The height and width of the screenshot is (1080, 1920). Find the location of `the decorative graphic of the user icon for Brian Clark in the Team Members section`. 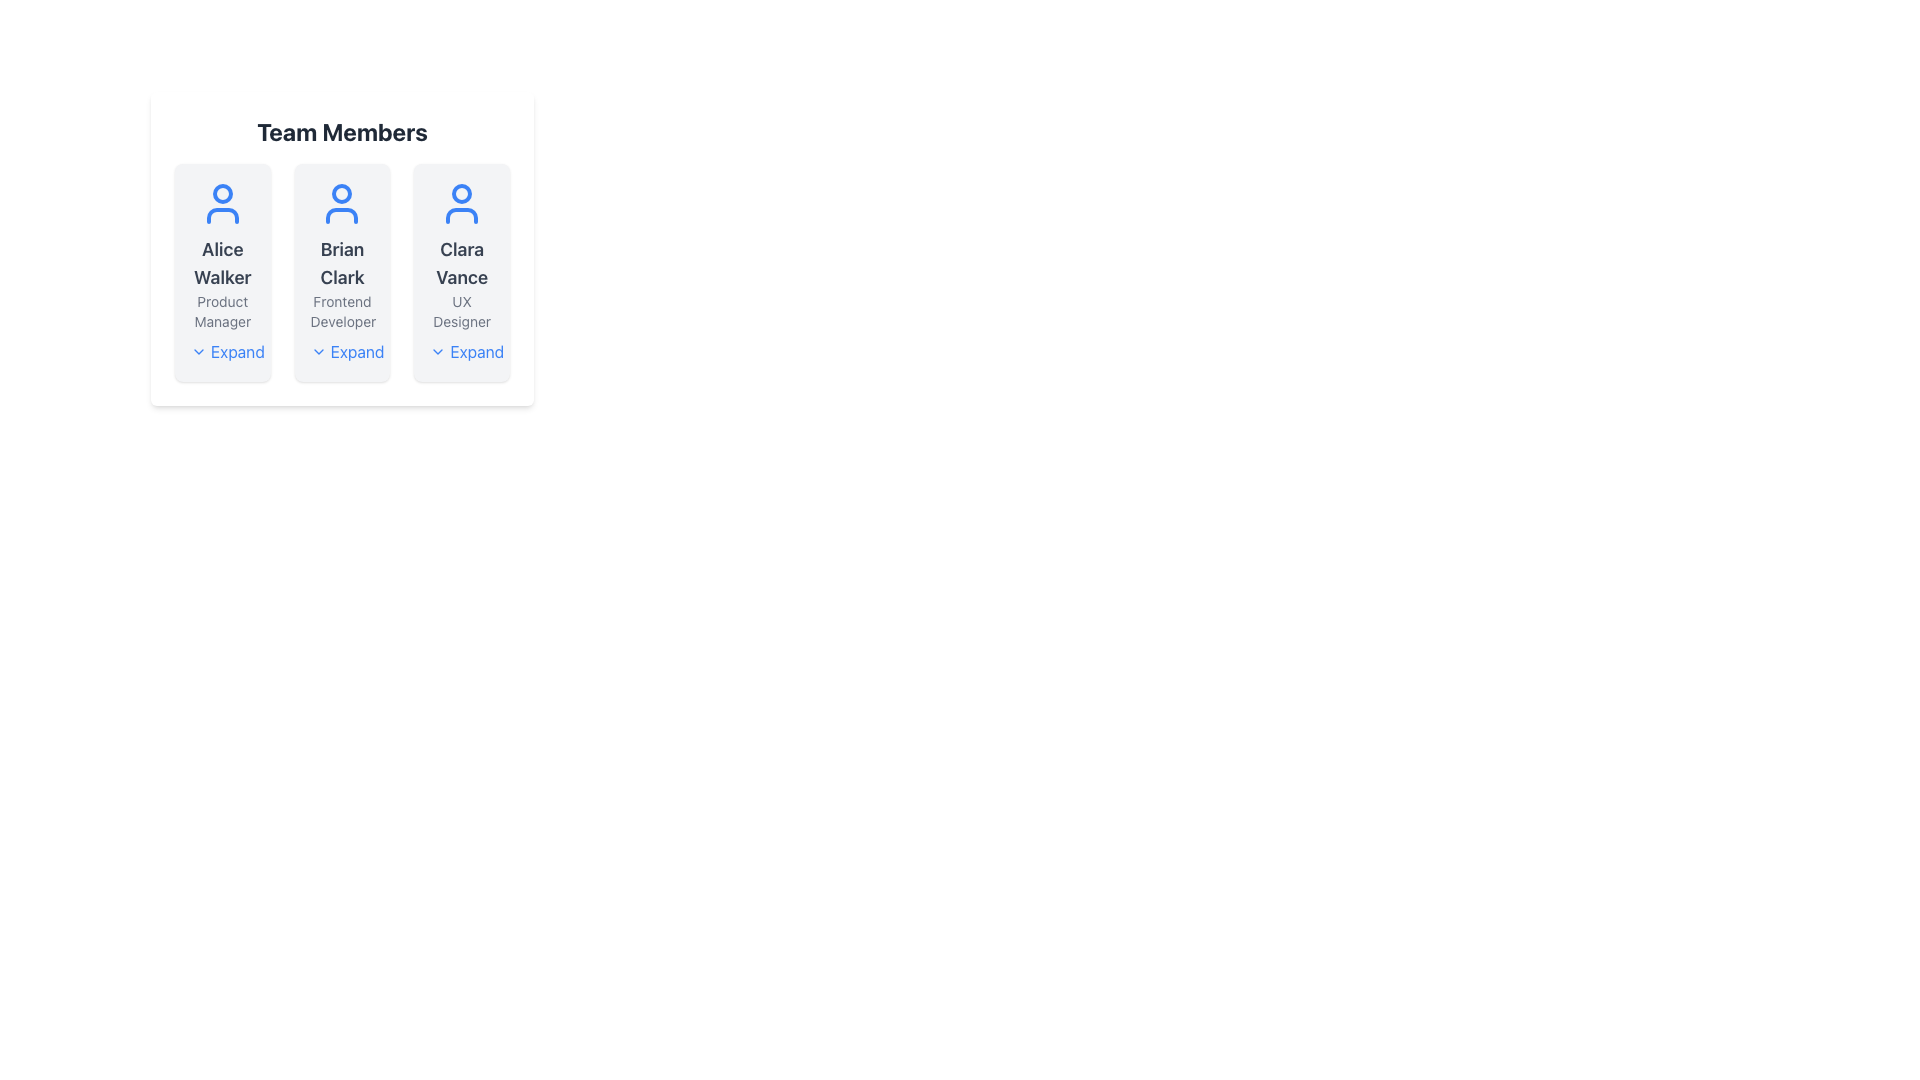

the decorative graphic of the user icon for Brian Clark in the Team Members section is located at coordinates (342, 193).